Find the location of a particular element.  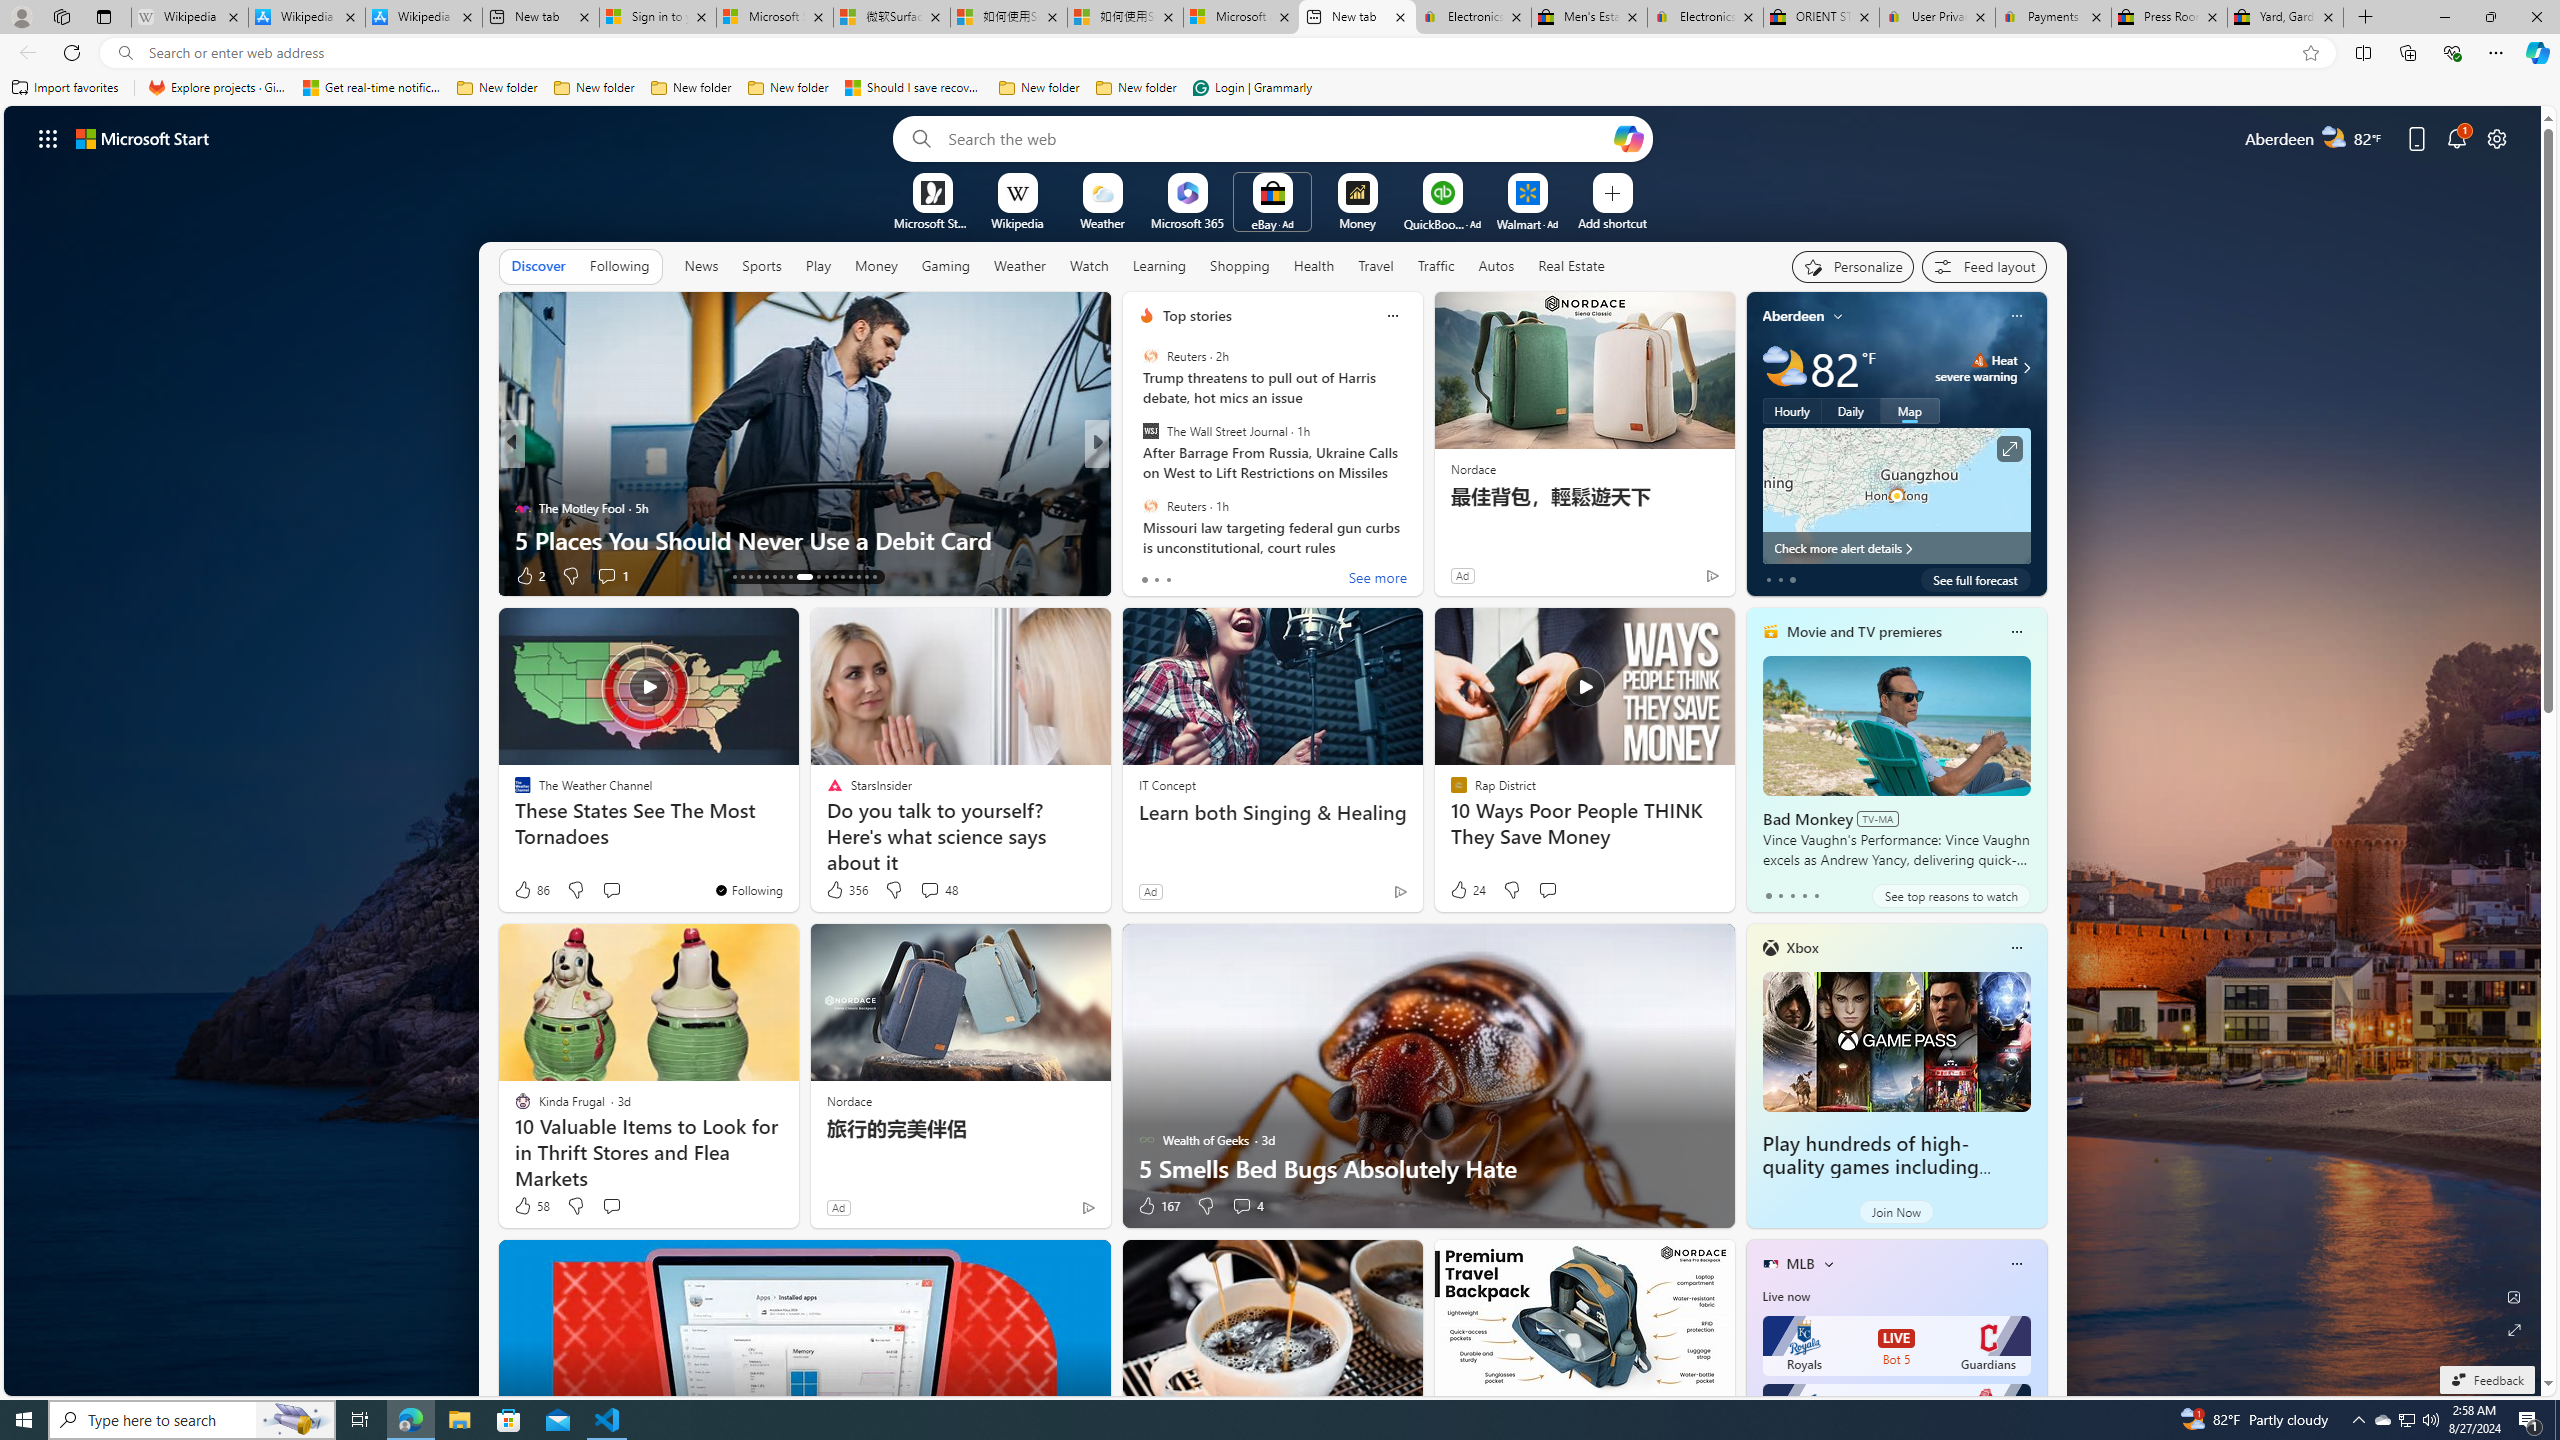

'Notifications' is located at coordinates (2457, 137).